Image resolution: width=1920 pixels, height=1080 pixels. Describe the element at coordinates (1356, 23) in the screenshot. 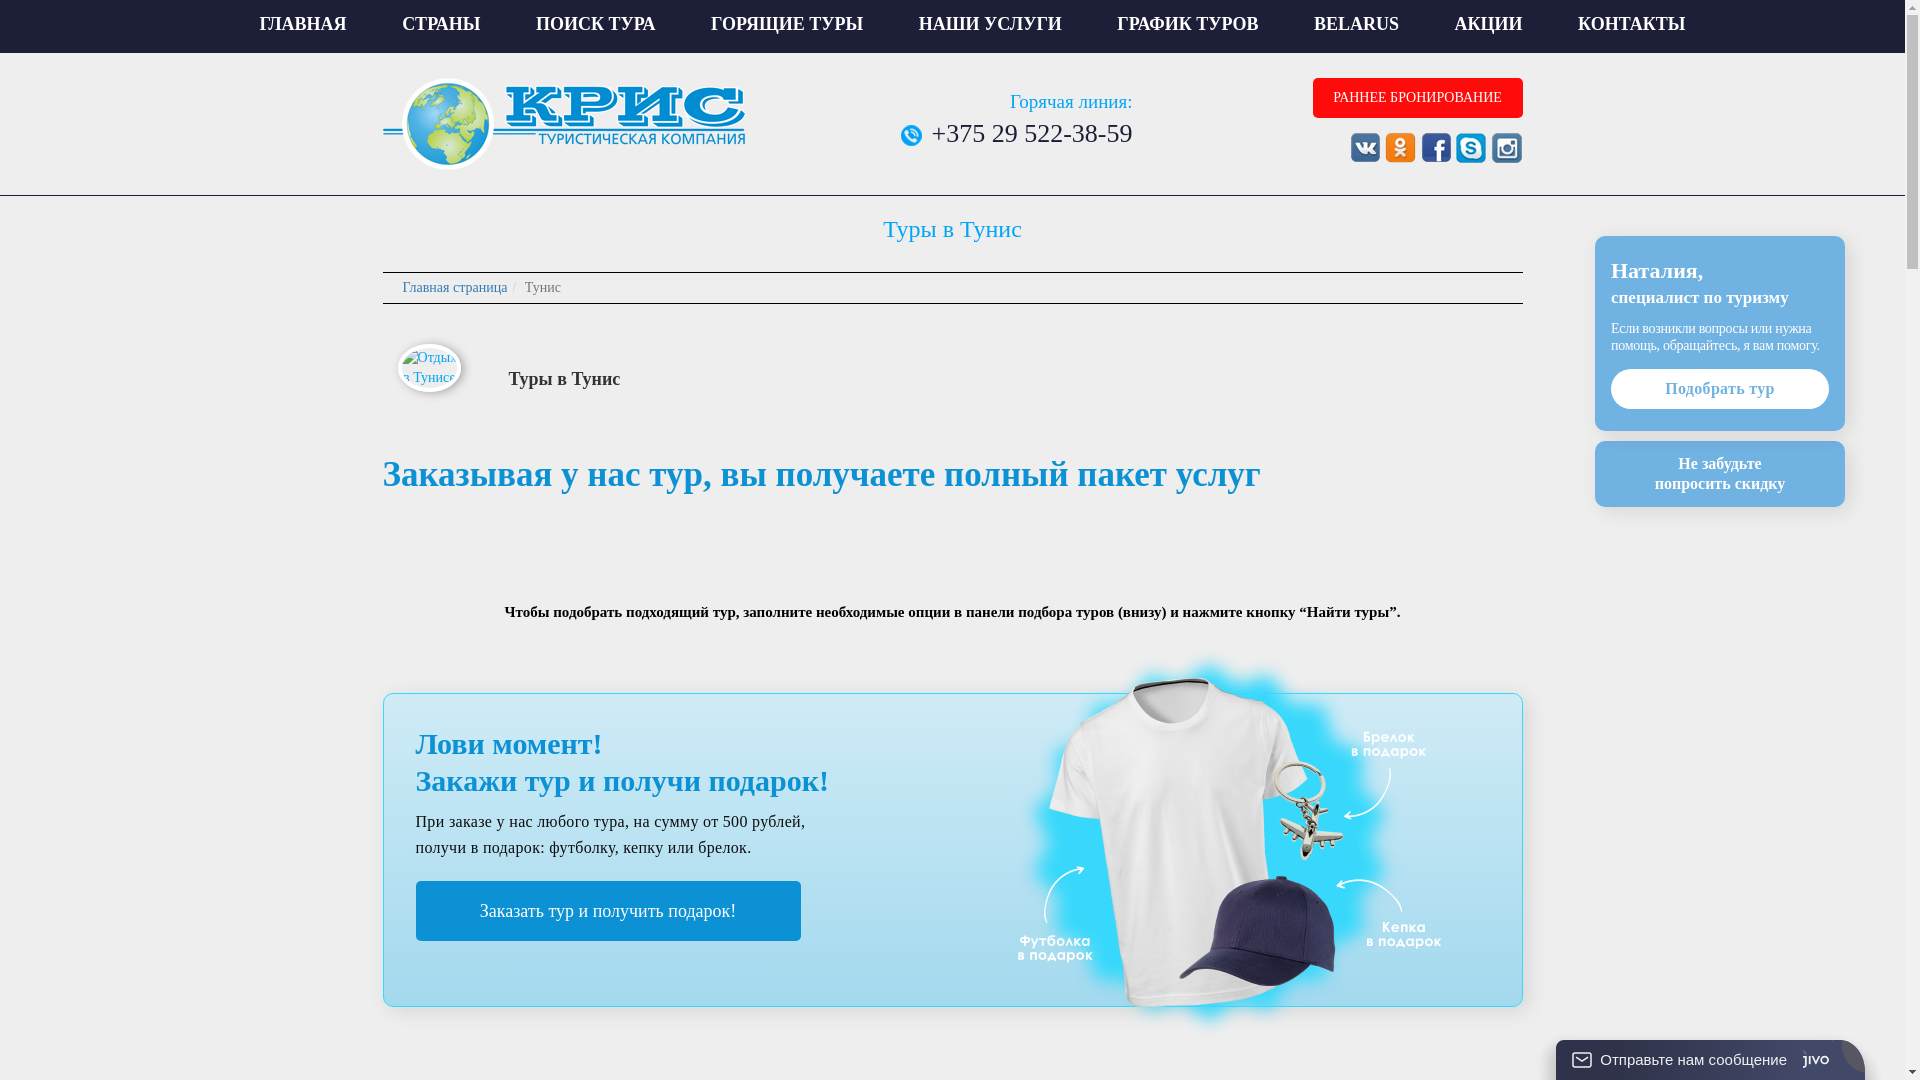

I see `'BELARUS'` at that location.